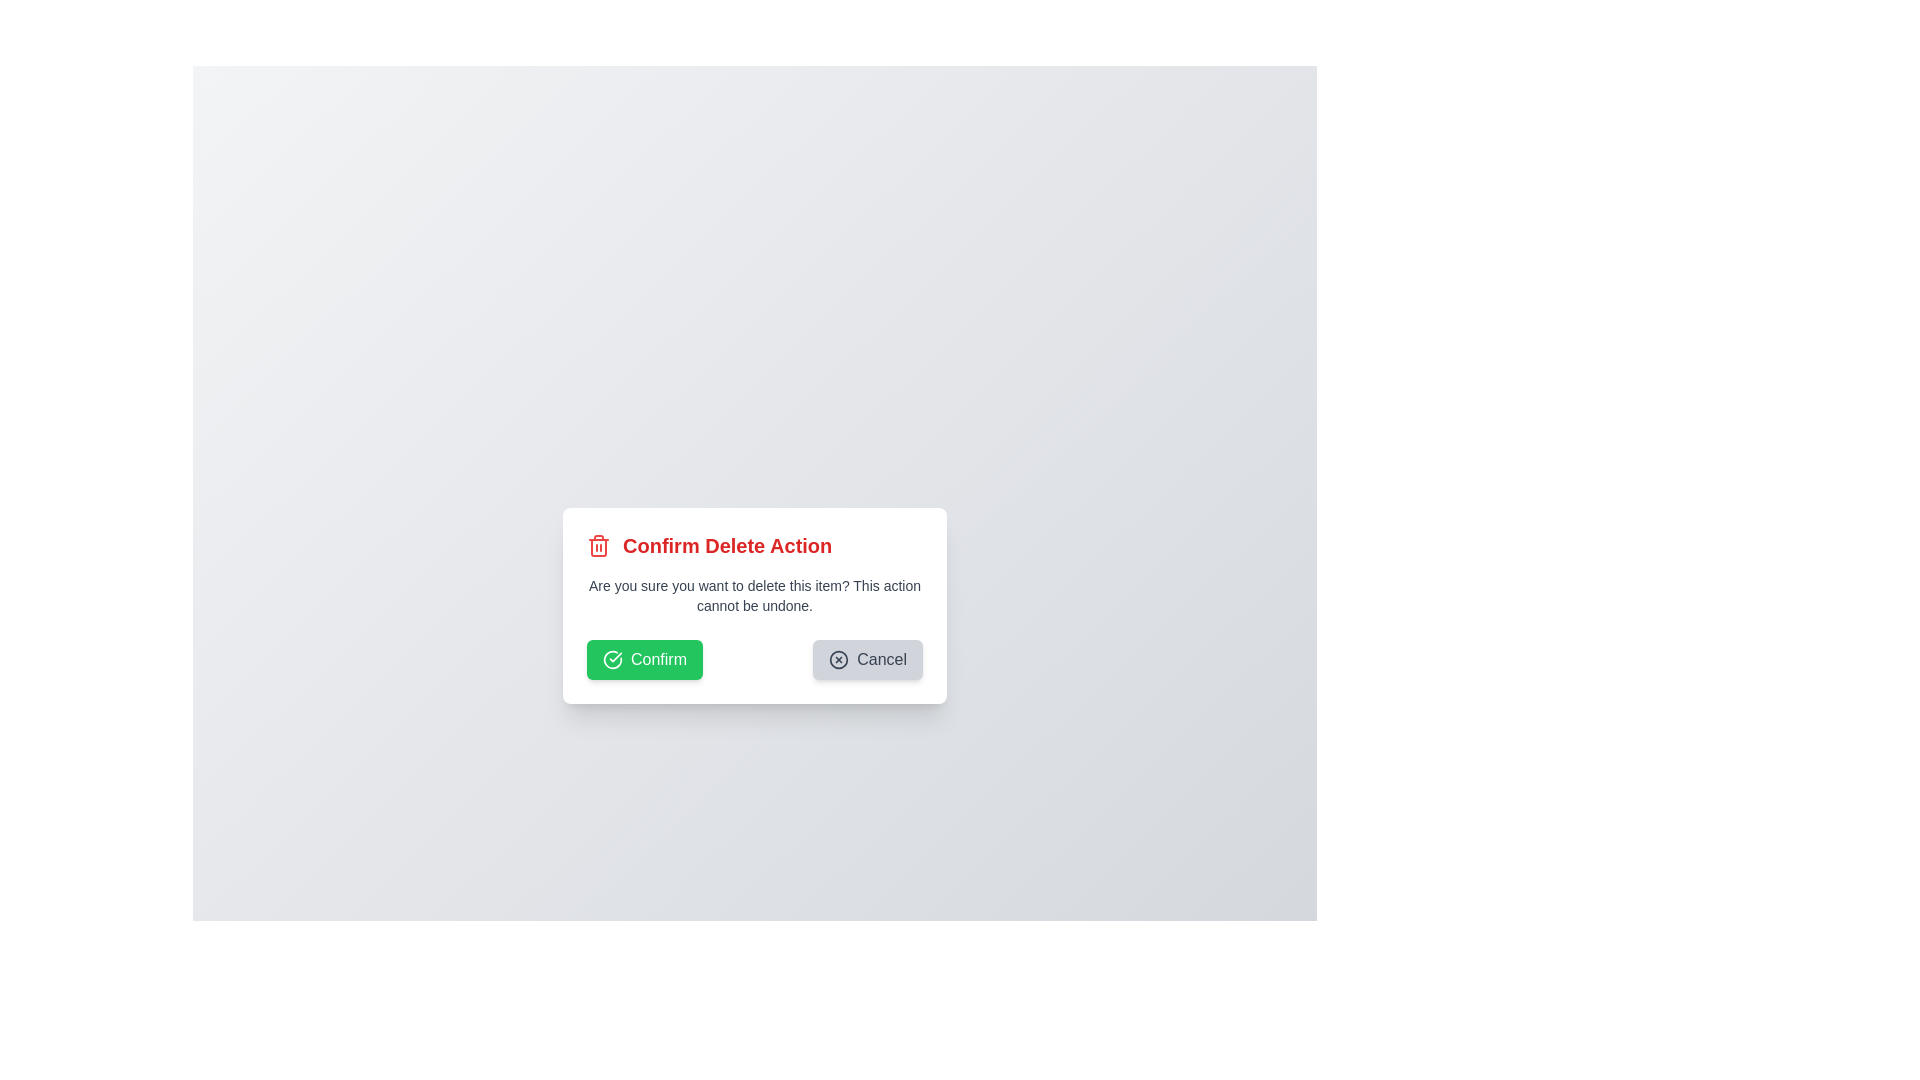 The width and height of the screenshot is (1920, 1080). What do you see at coordinates (839, 659) in the screenshot?
I see `the circular graphical icon component with a dark outline located within the icon preceding the 'Confirm Delete Action' text in the modal dialog box` at bounding box center [839, 659].